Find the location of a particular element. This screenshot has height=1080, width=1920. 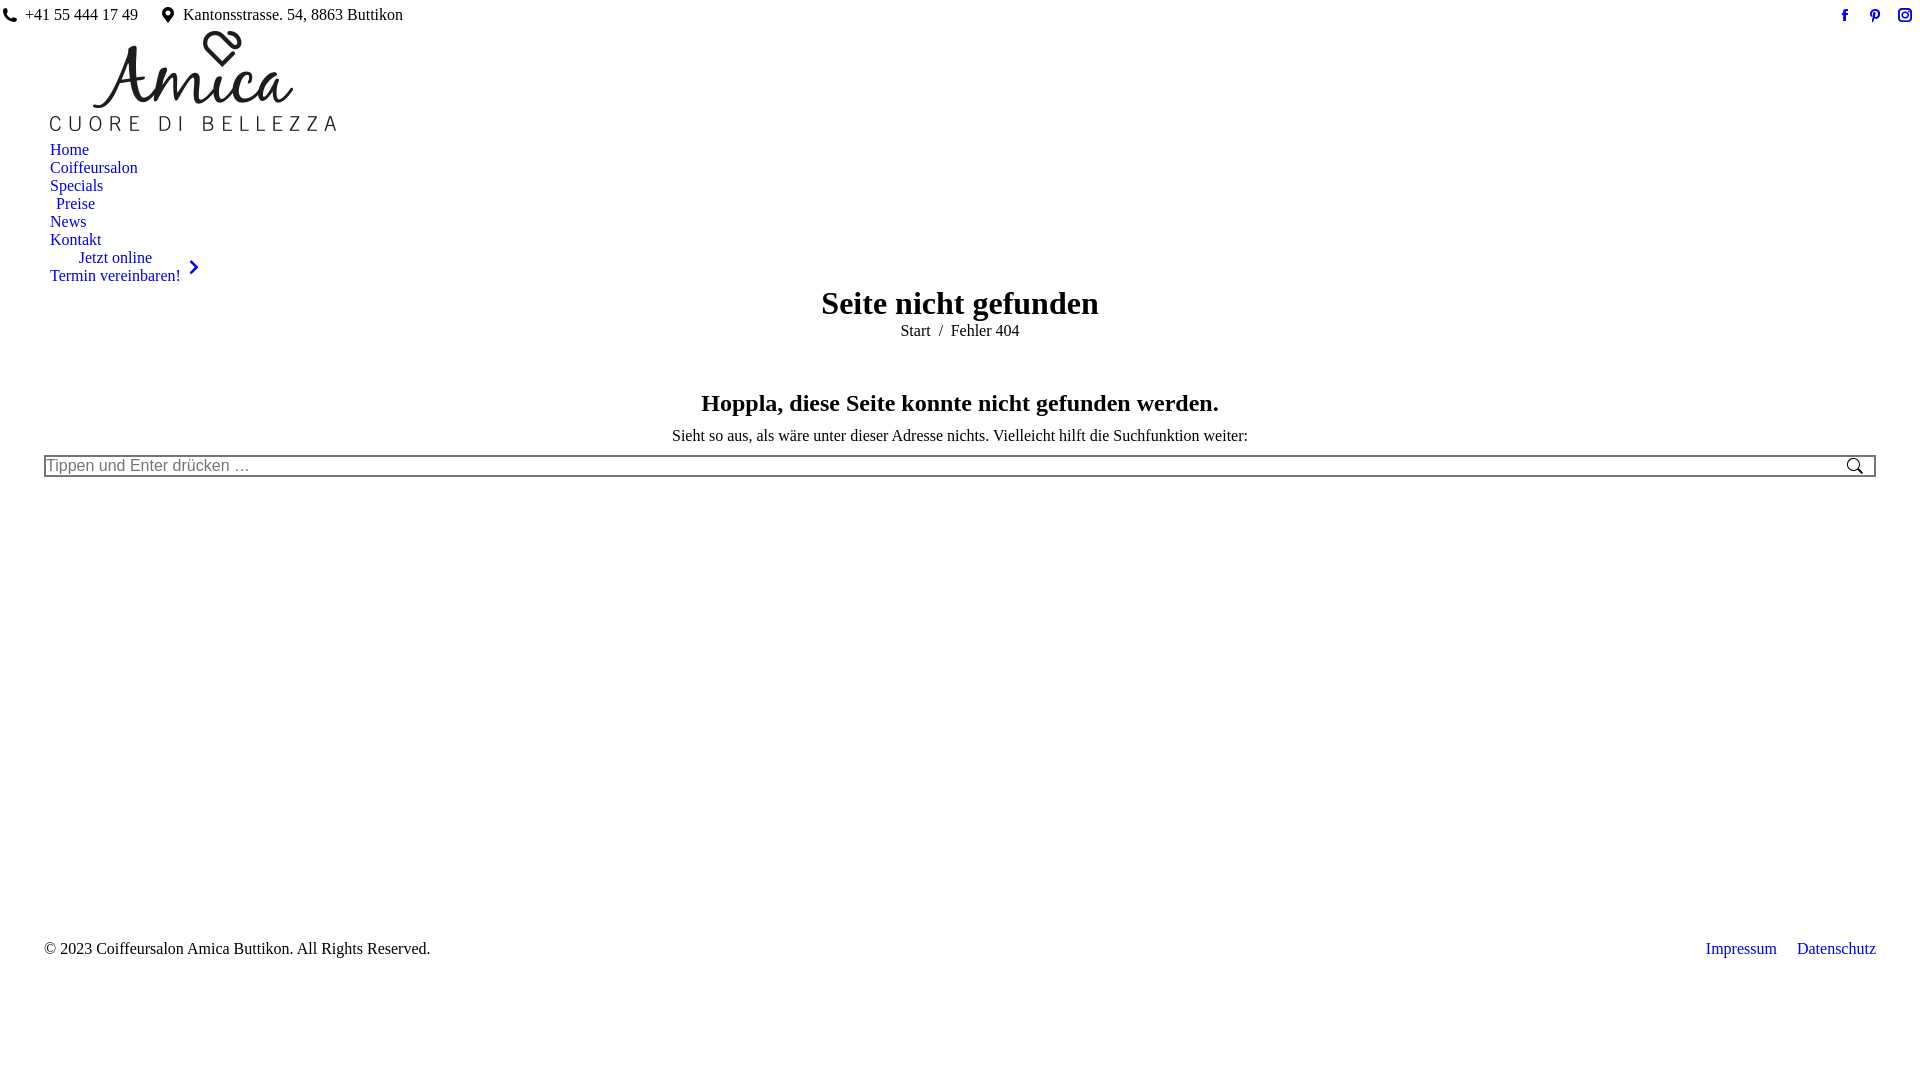

'Impressum' is located at coordinates (1740, 947).